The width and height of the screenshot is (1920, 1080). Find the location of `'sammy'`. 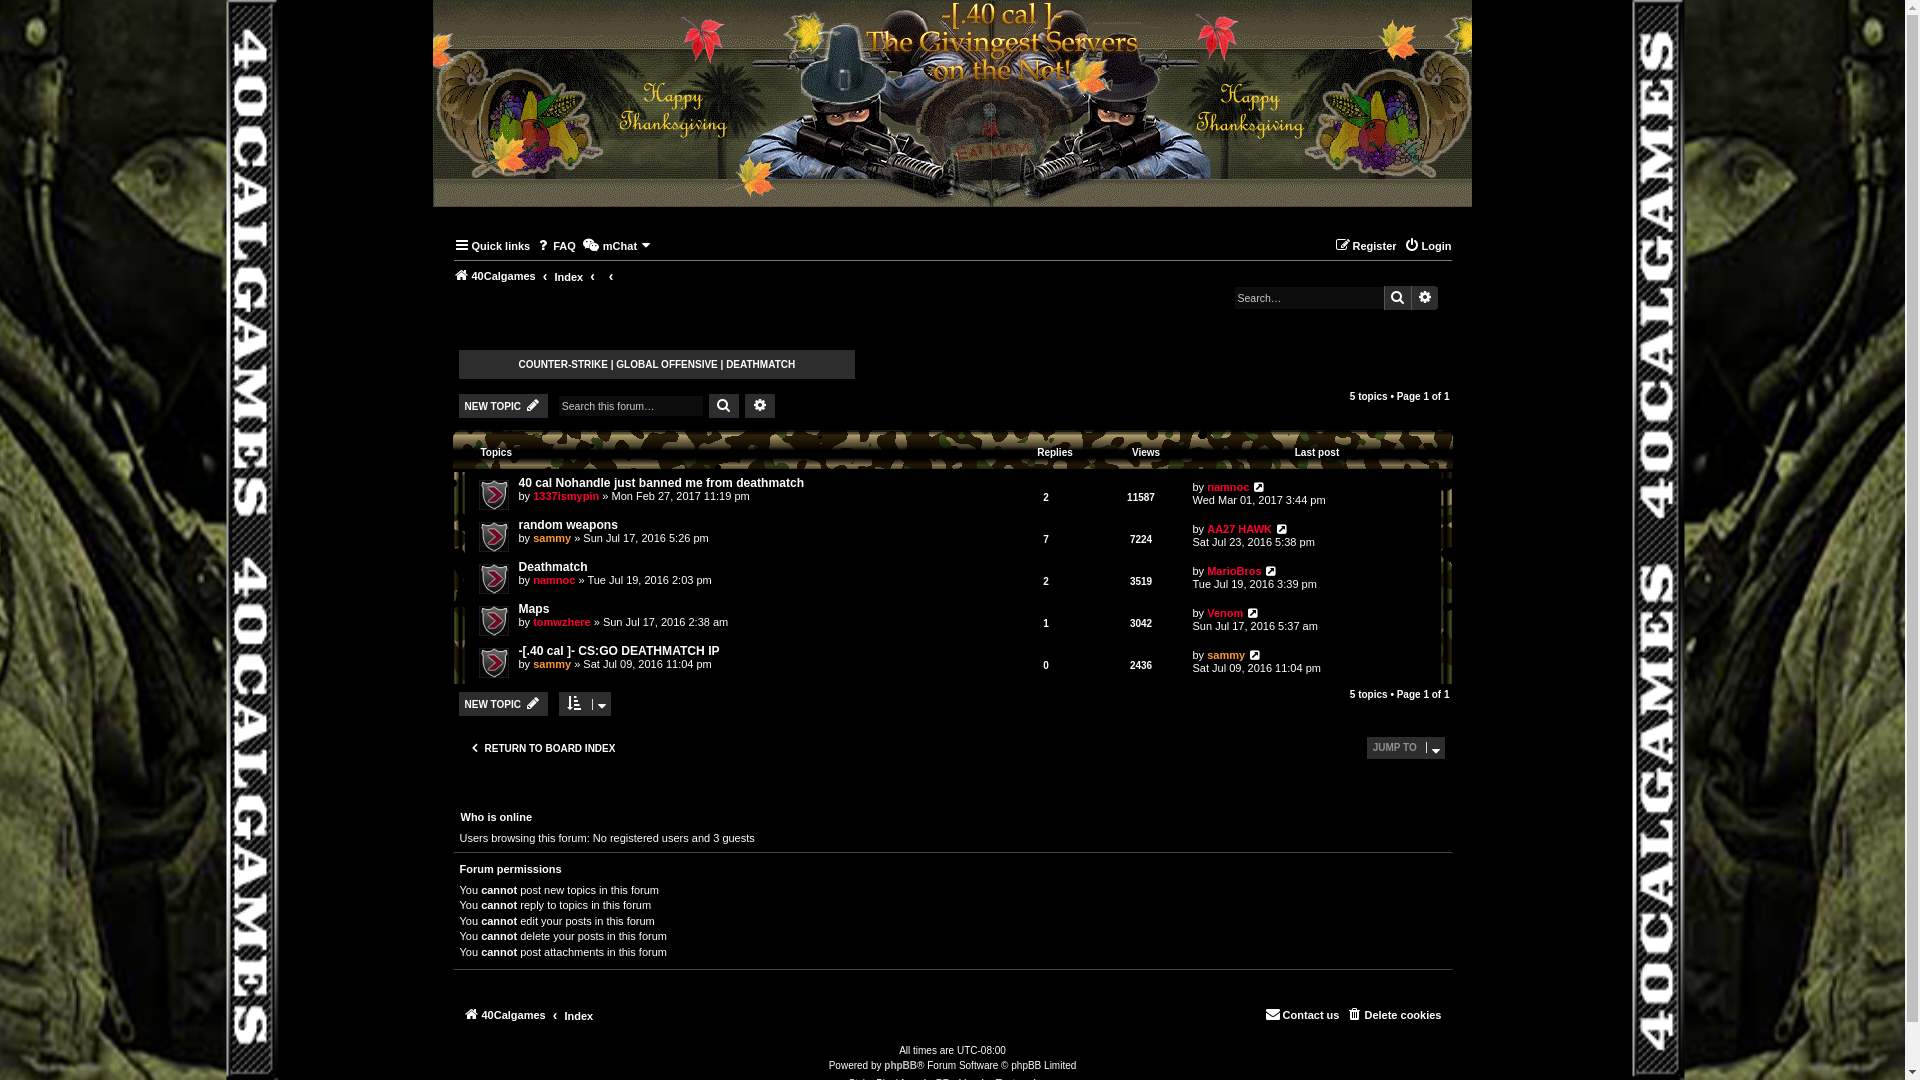

'sammy' is located at coordinates (552, 536).